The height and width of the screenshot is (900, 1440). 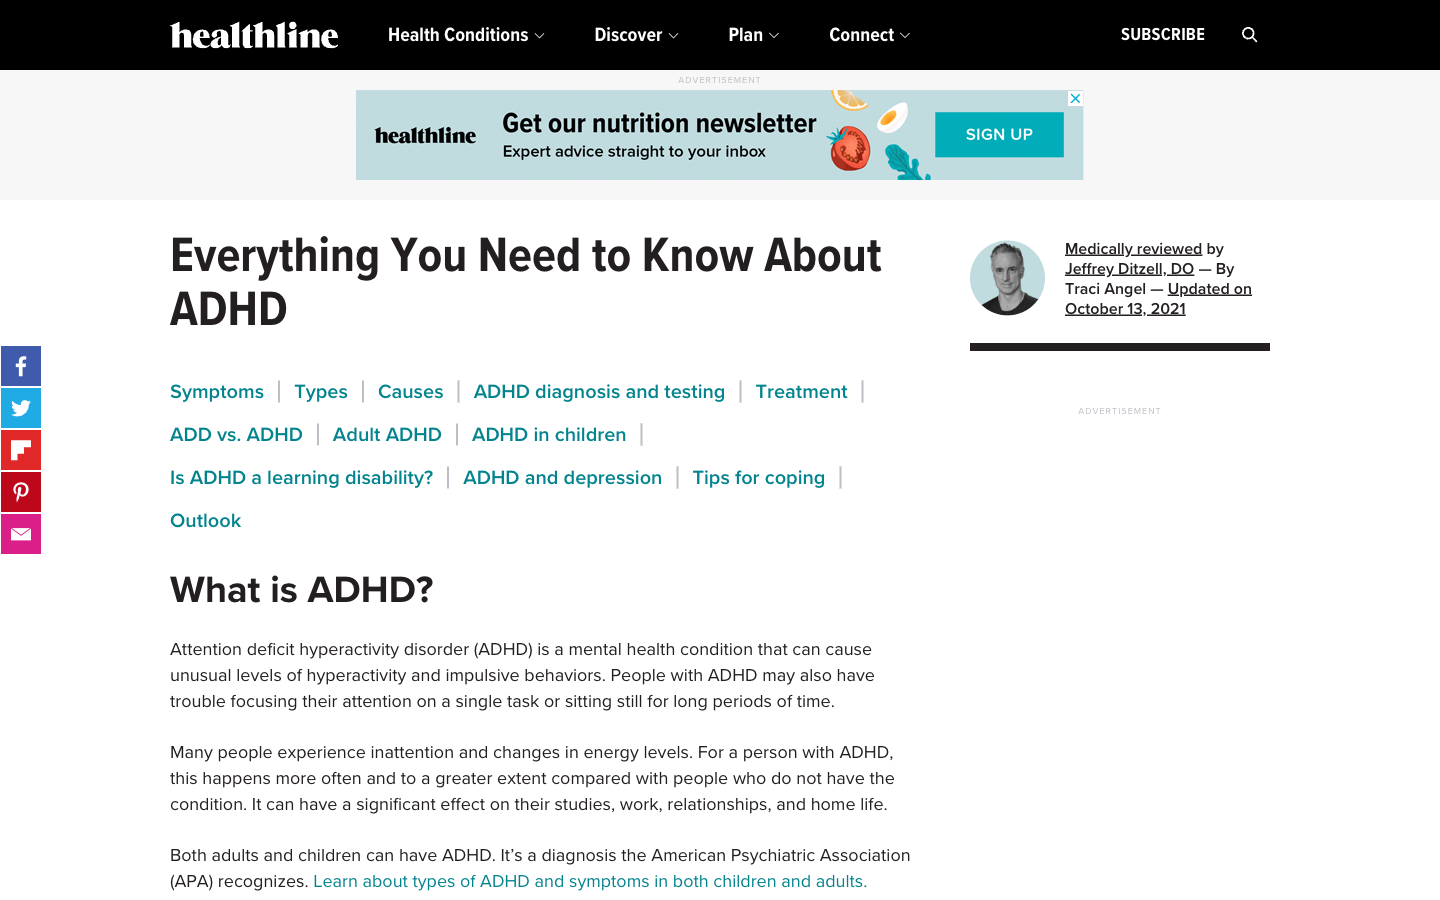 What do you see at coordinates (20, 491) in the screenshot?
I see `Post this on your Pinterest page` at bounding box center [20, 491].